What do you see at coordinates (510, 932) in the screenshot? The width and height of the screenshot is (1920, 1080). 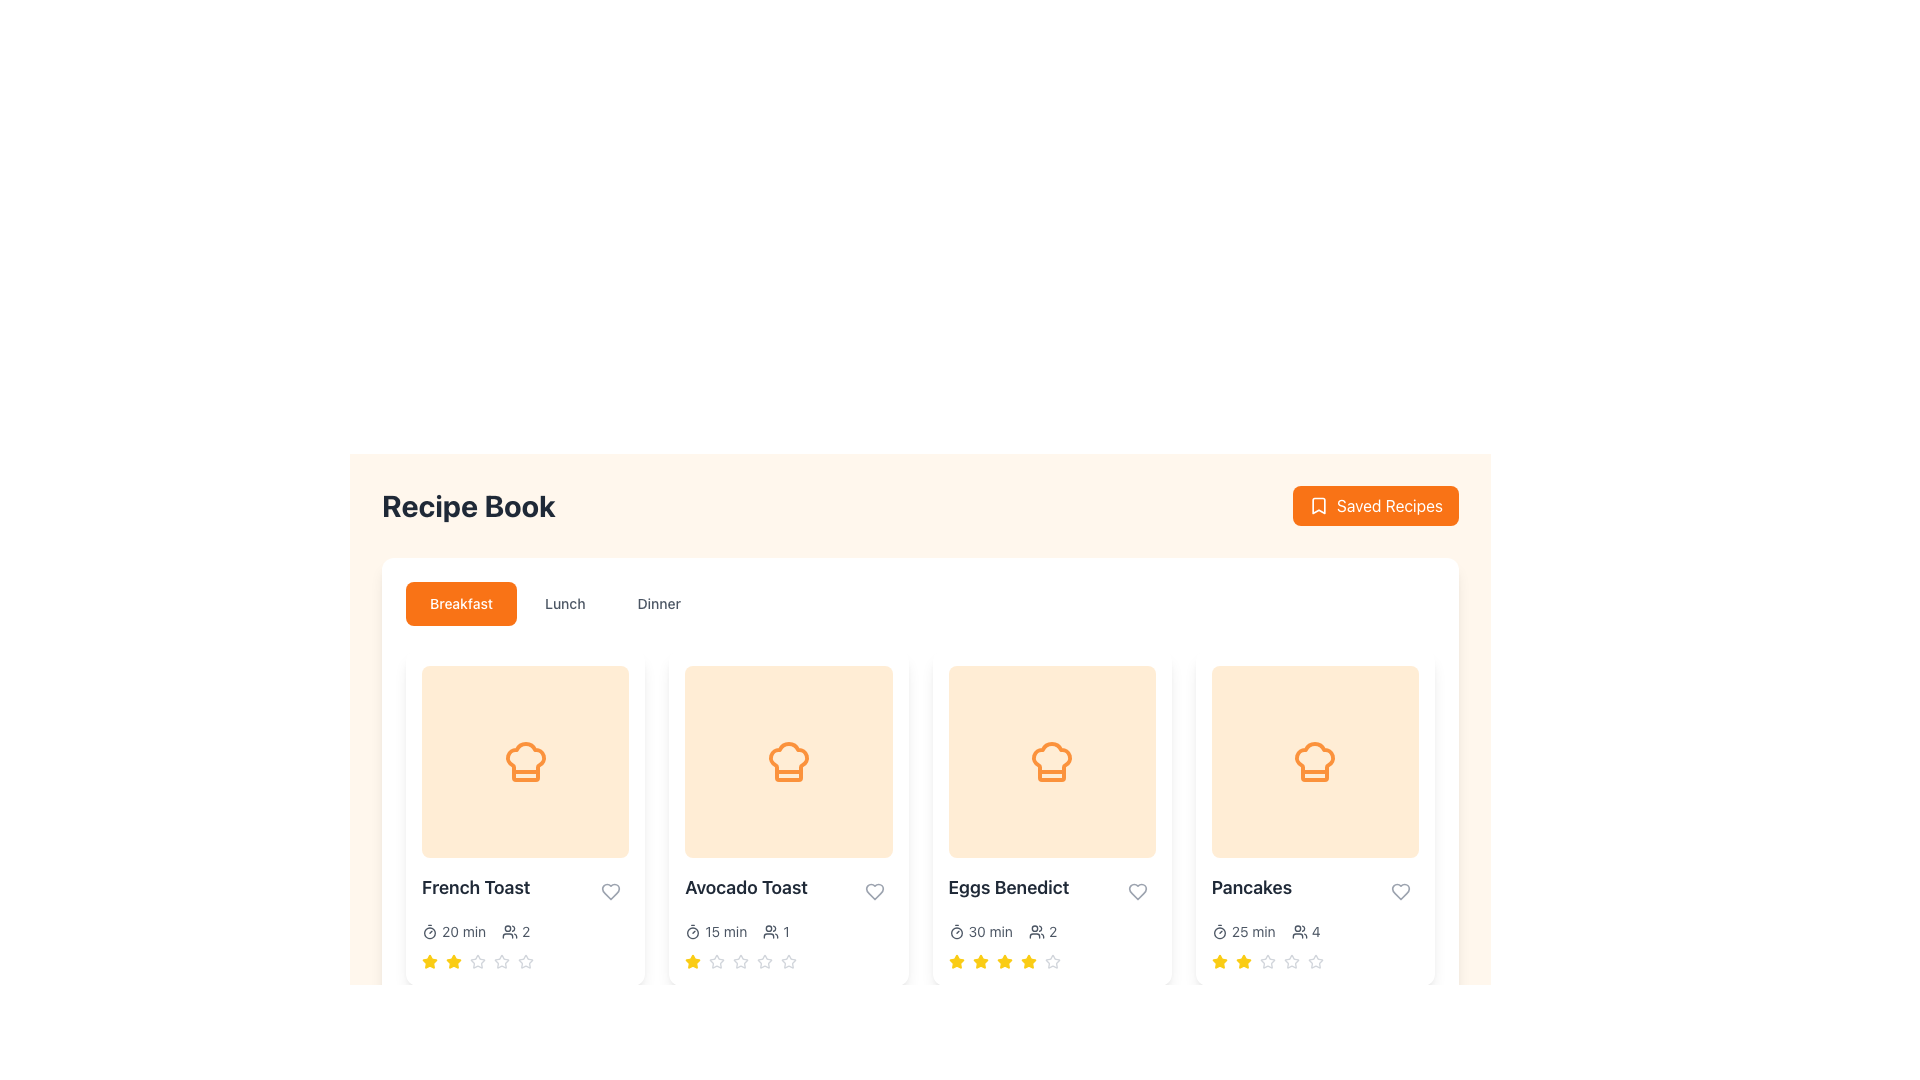 I see `the user silhouette icon located to the left of the number '2' in the recipe details for 'French Toast' if interactive actions are enabled` at bounding box center [510, 932].